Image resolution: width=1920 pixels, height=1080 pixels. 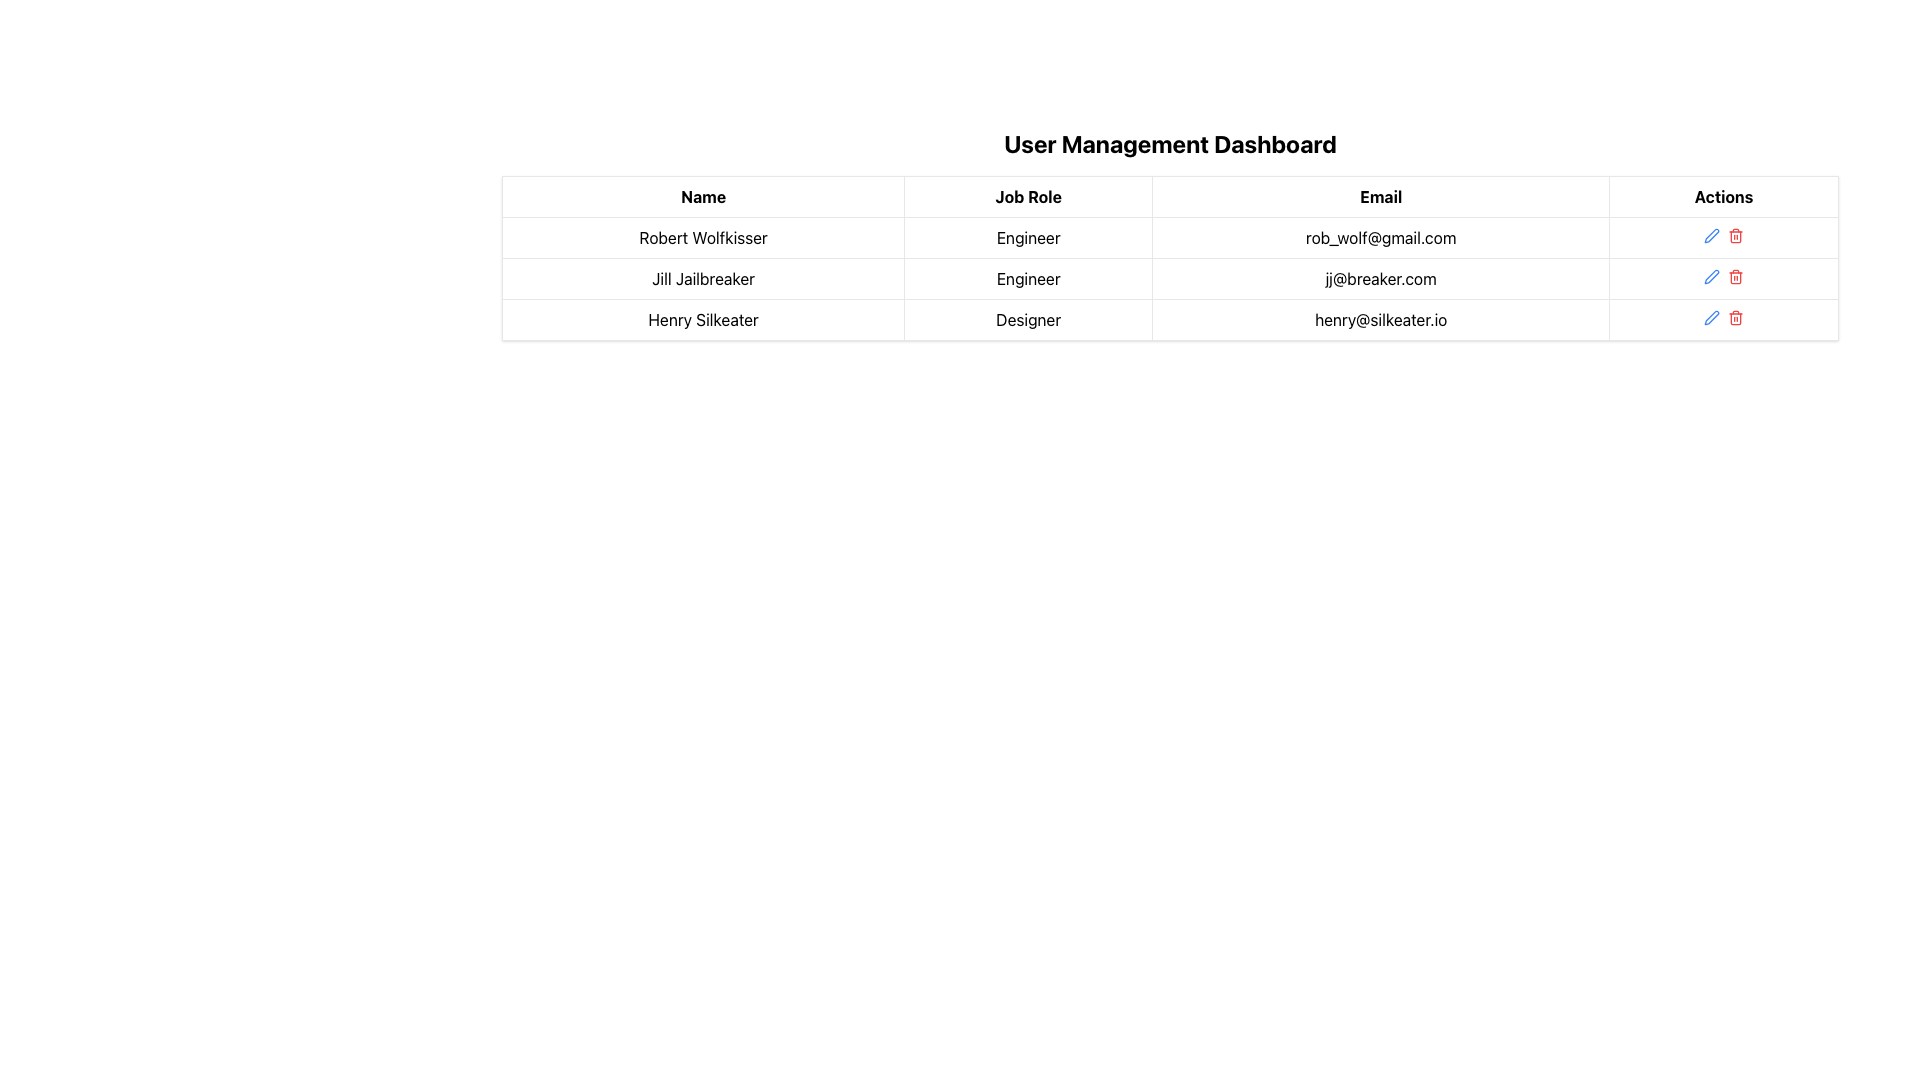 What do you see at coordinates (703, 278) in the screenshot?
I see `the static text element displaying the user's name in the first column of the second row within the User Management Dashboard` at bounding box center [703, 278].